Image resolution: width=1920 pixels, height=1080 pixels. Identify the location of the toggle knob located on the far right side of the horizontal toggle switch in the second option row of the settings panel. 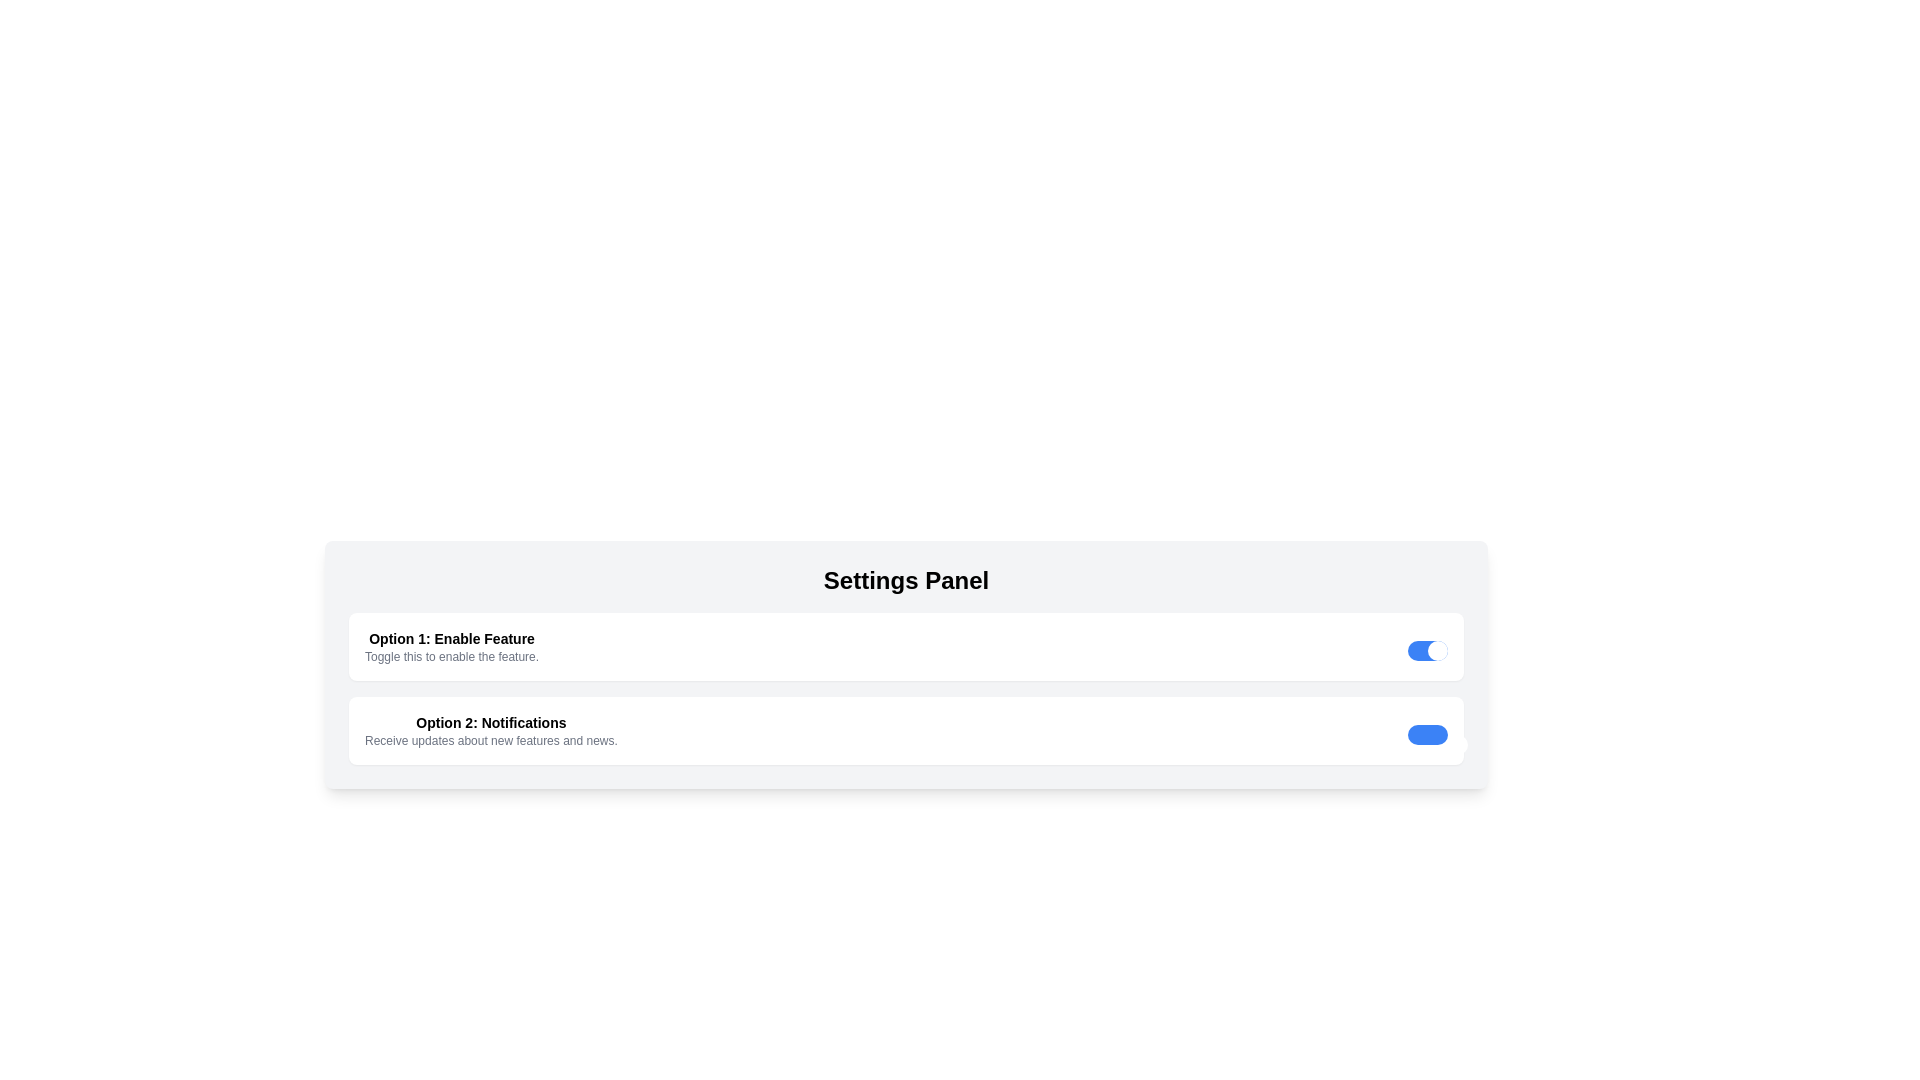
(1458, 744).